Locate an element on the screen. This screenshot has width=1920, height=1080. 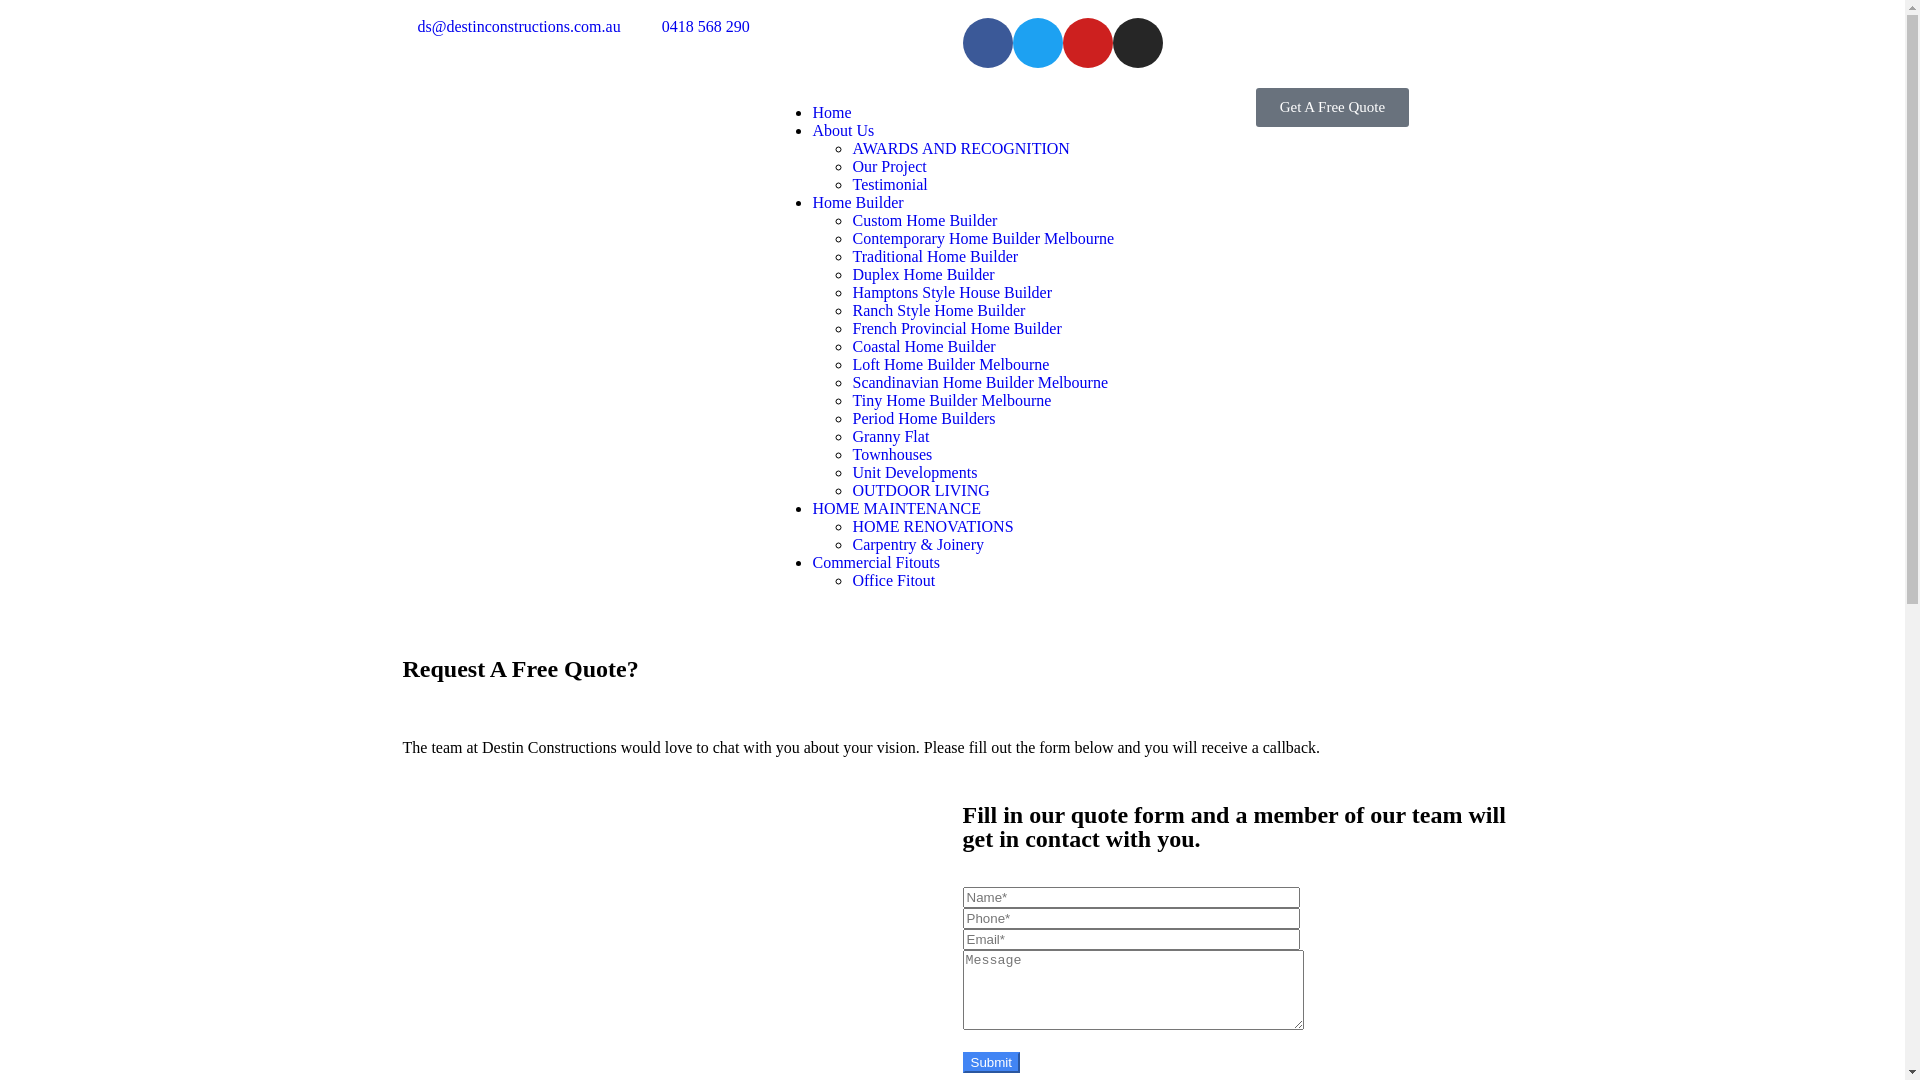
'Carpentry & Joinery' is located at coordinates (916, 544).